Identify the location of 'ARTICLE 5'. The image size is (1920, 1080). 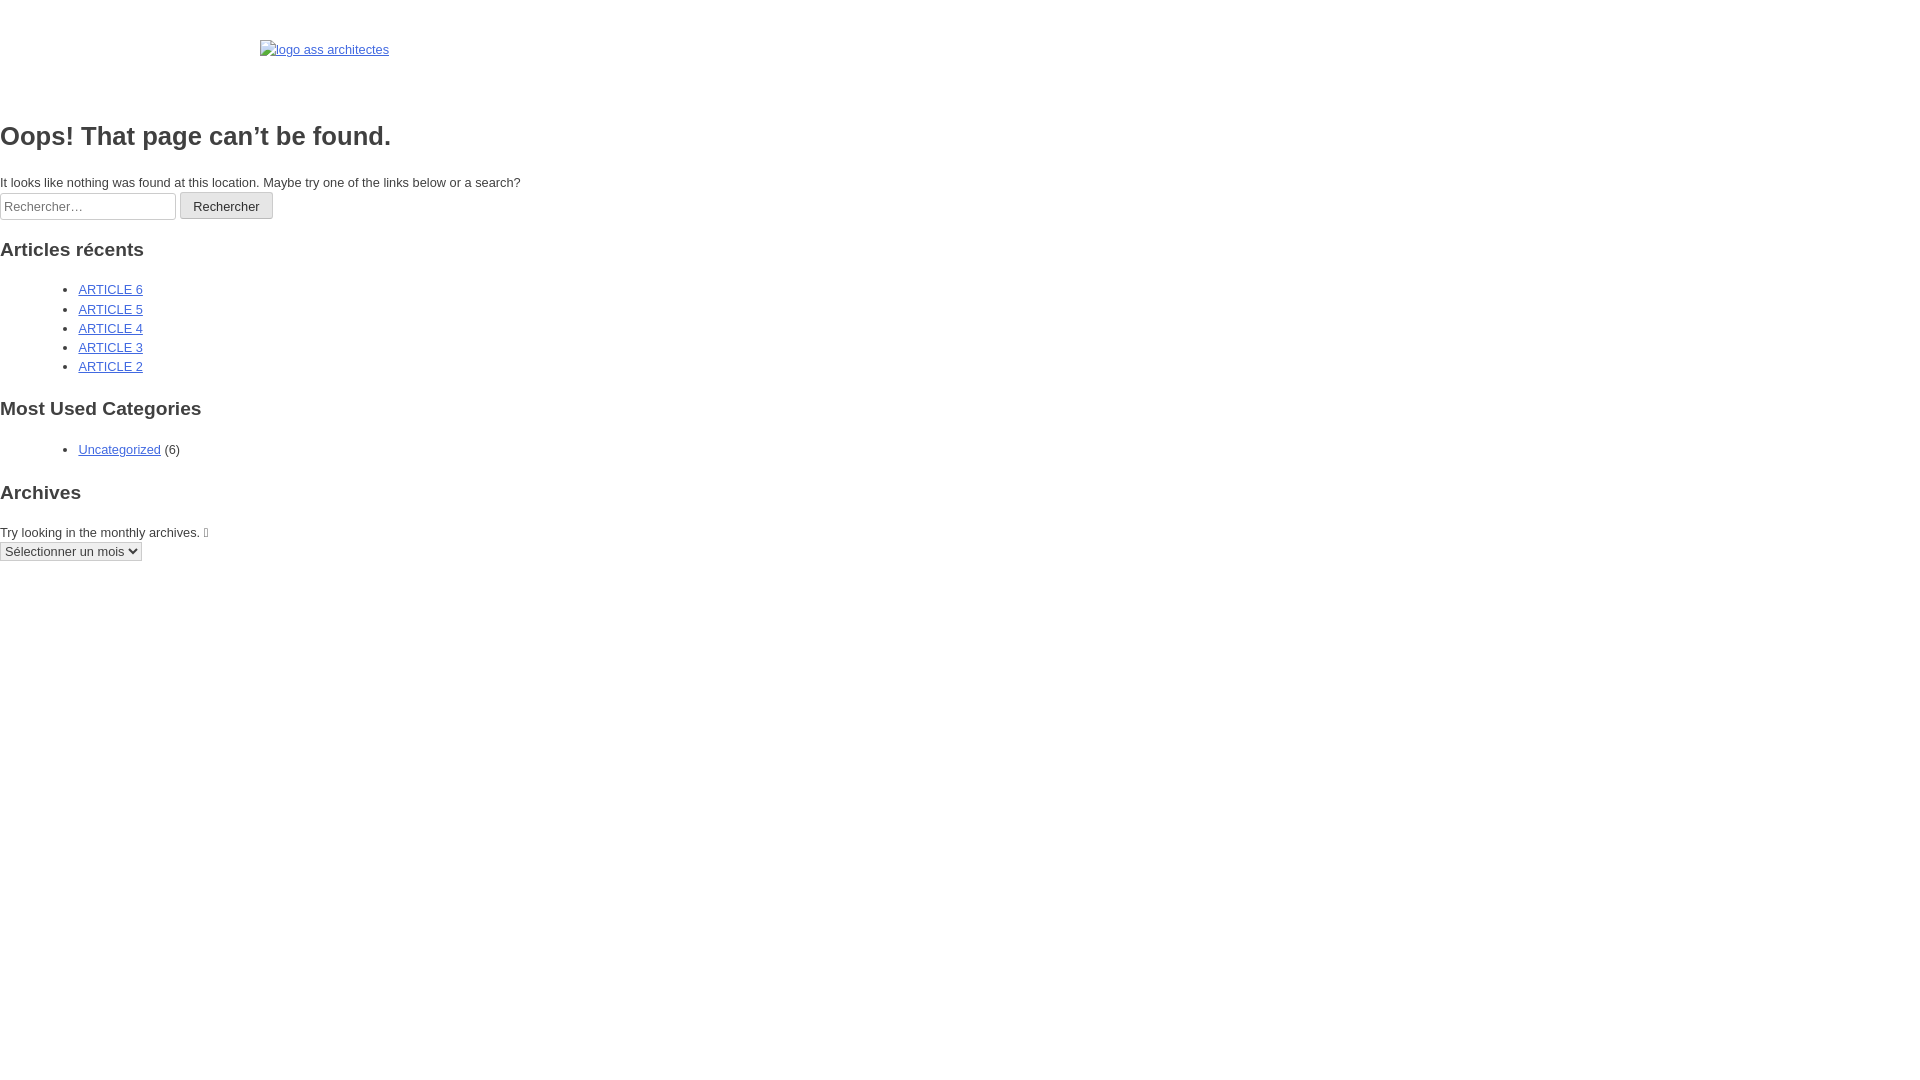
(109, 309).